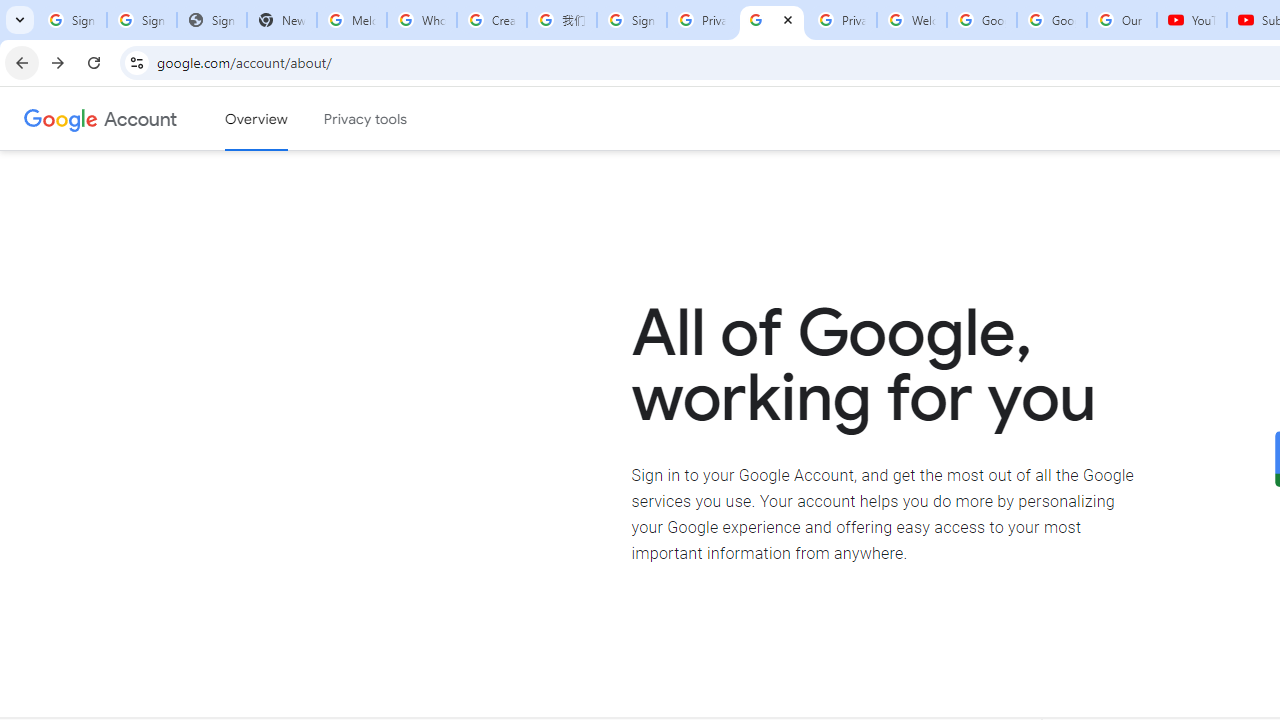 This screenshot has width=1280, height=720. I want to click on 'Sign In - USA TODAY', so click(211, 20).